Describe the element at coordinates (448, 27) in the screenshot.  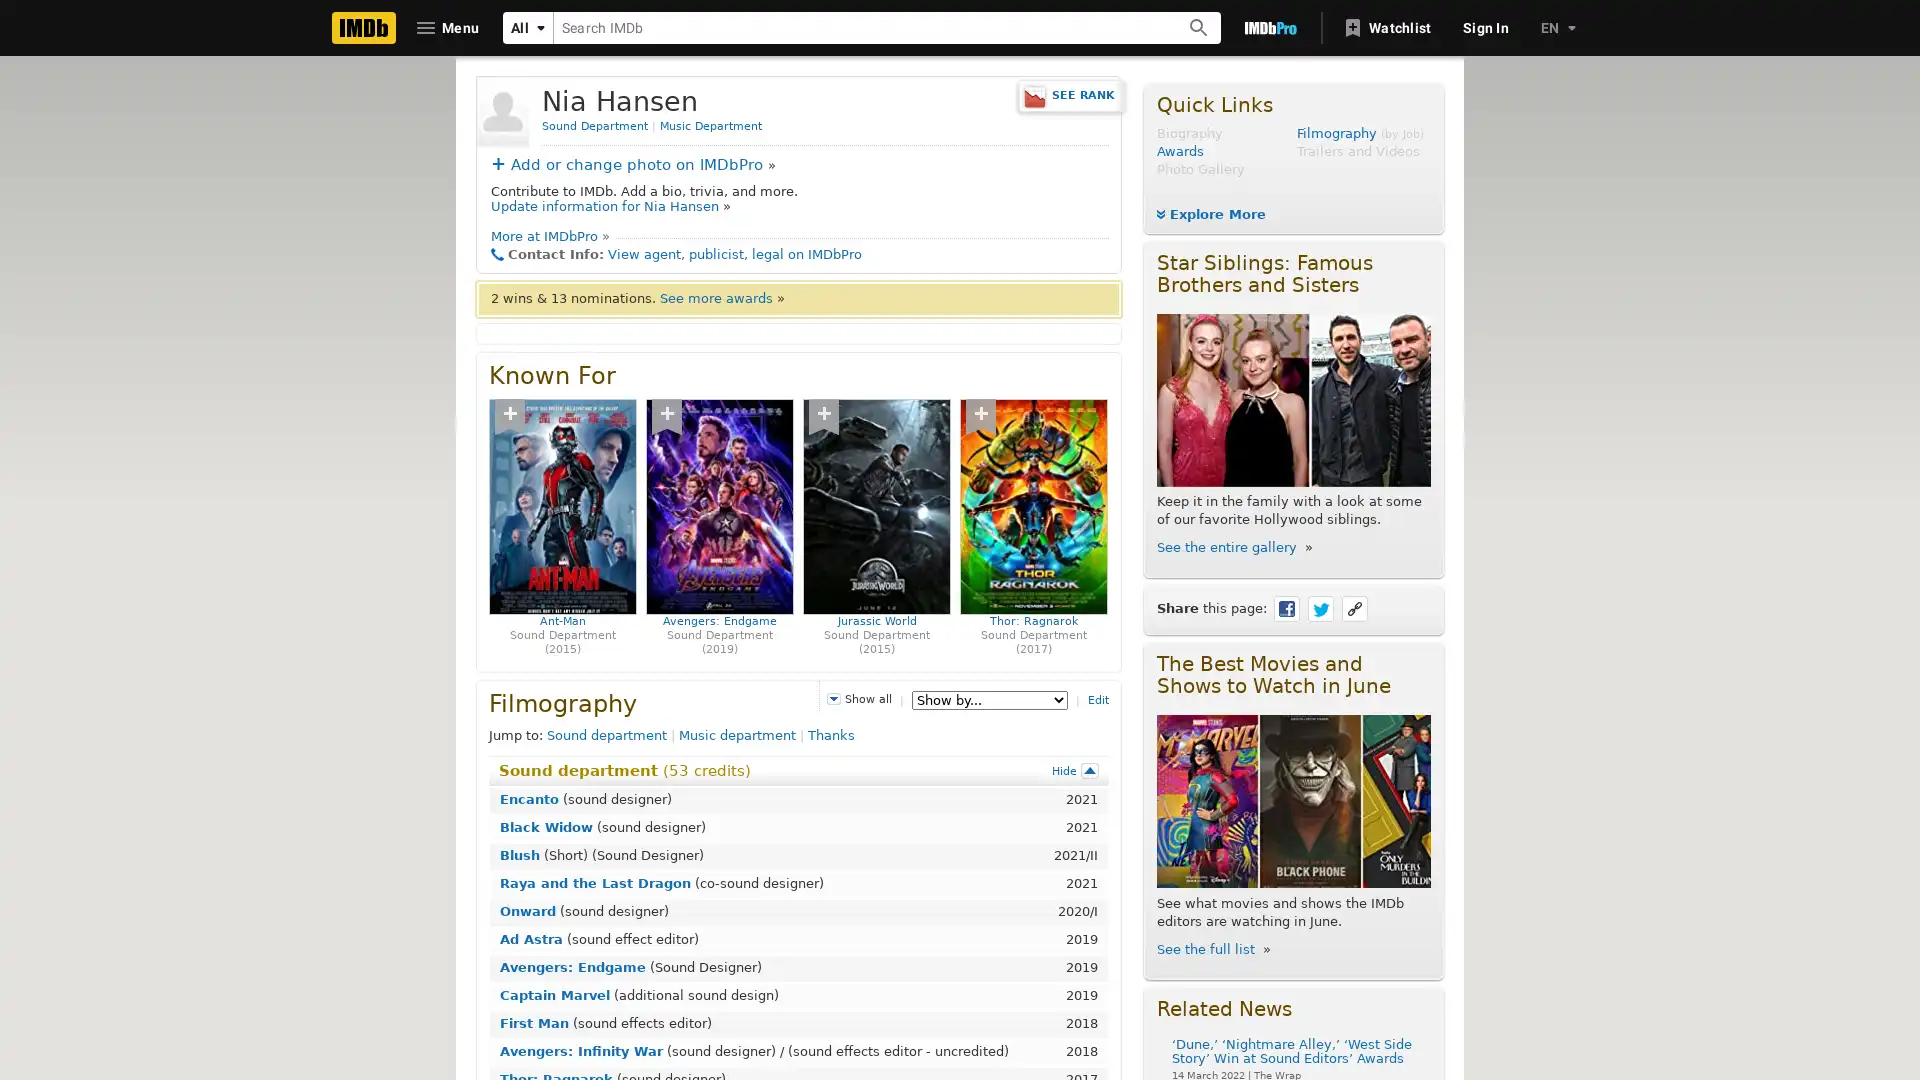
I see `Open Navigation Drawer` at that location.